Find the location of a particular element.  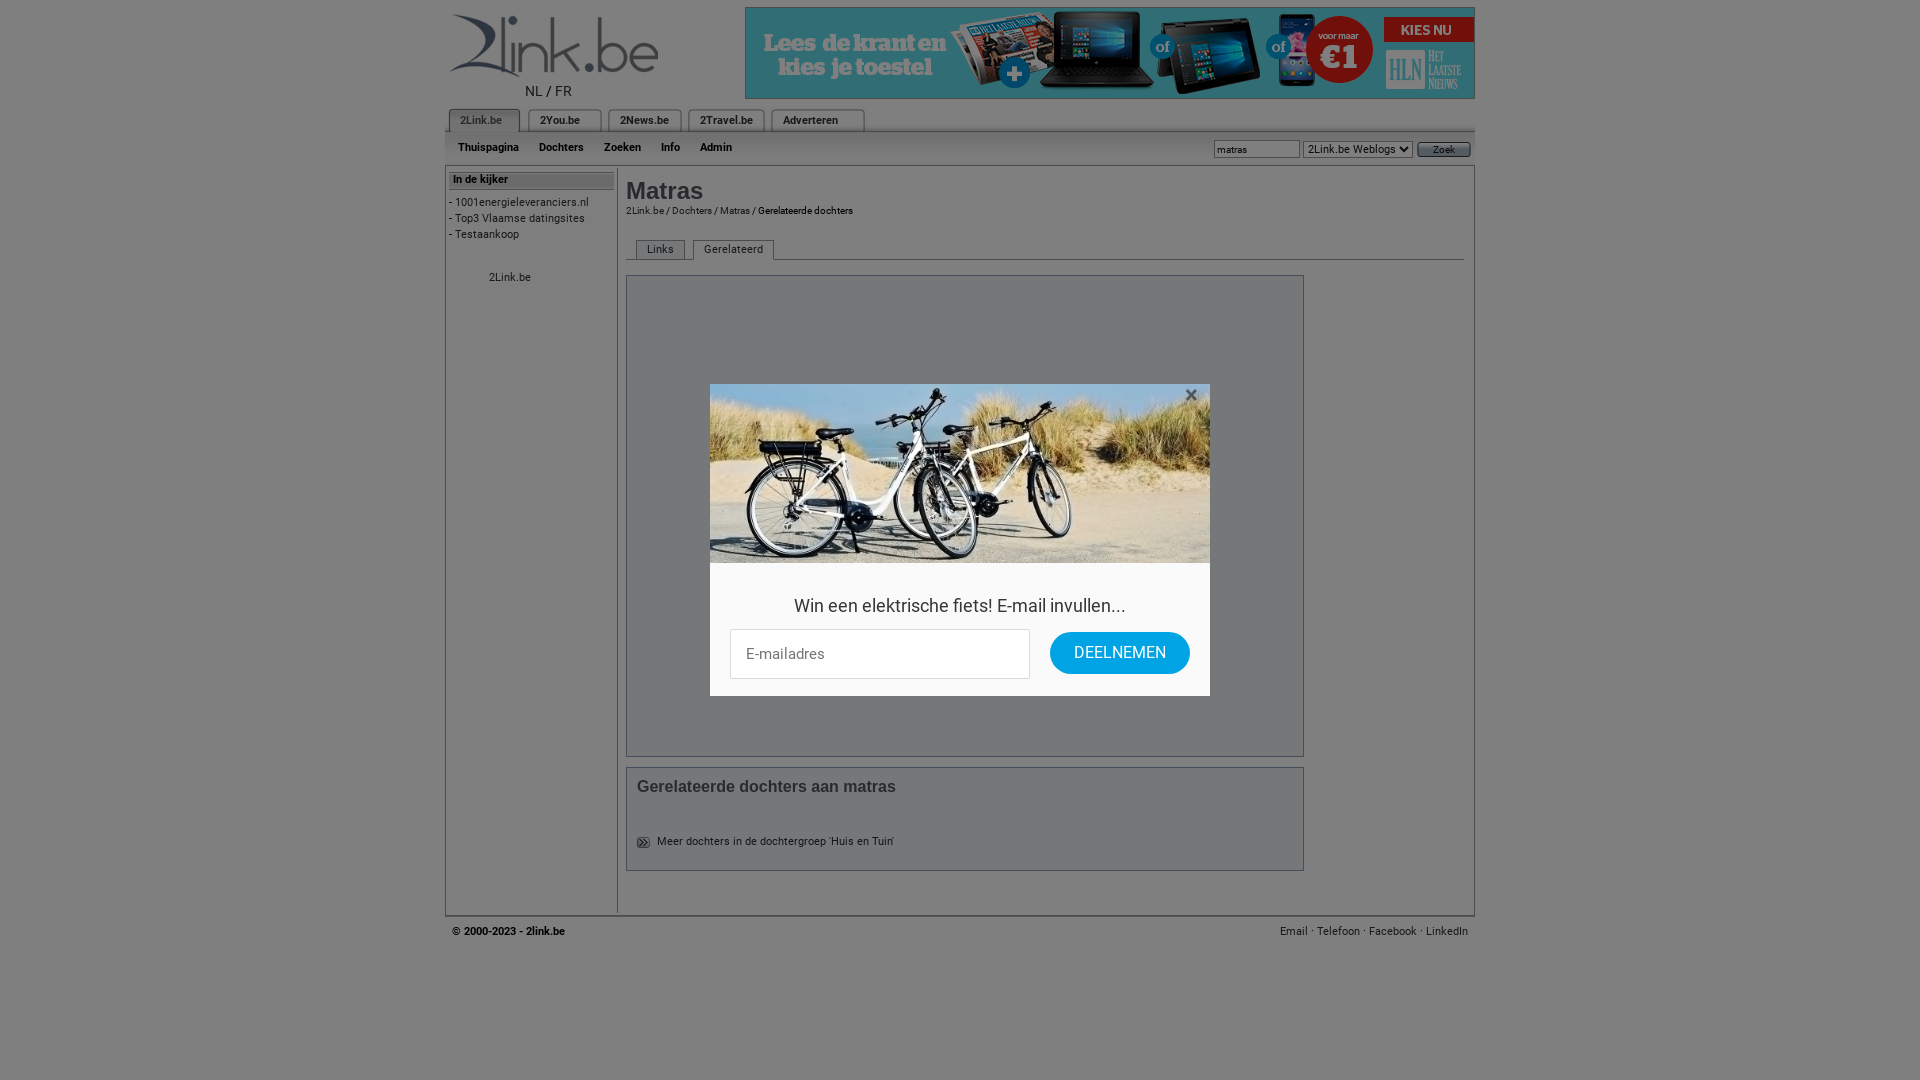

'Admin' is located at coordinates (690, 146).